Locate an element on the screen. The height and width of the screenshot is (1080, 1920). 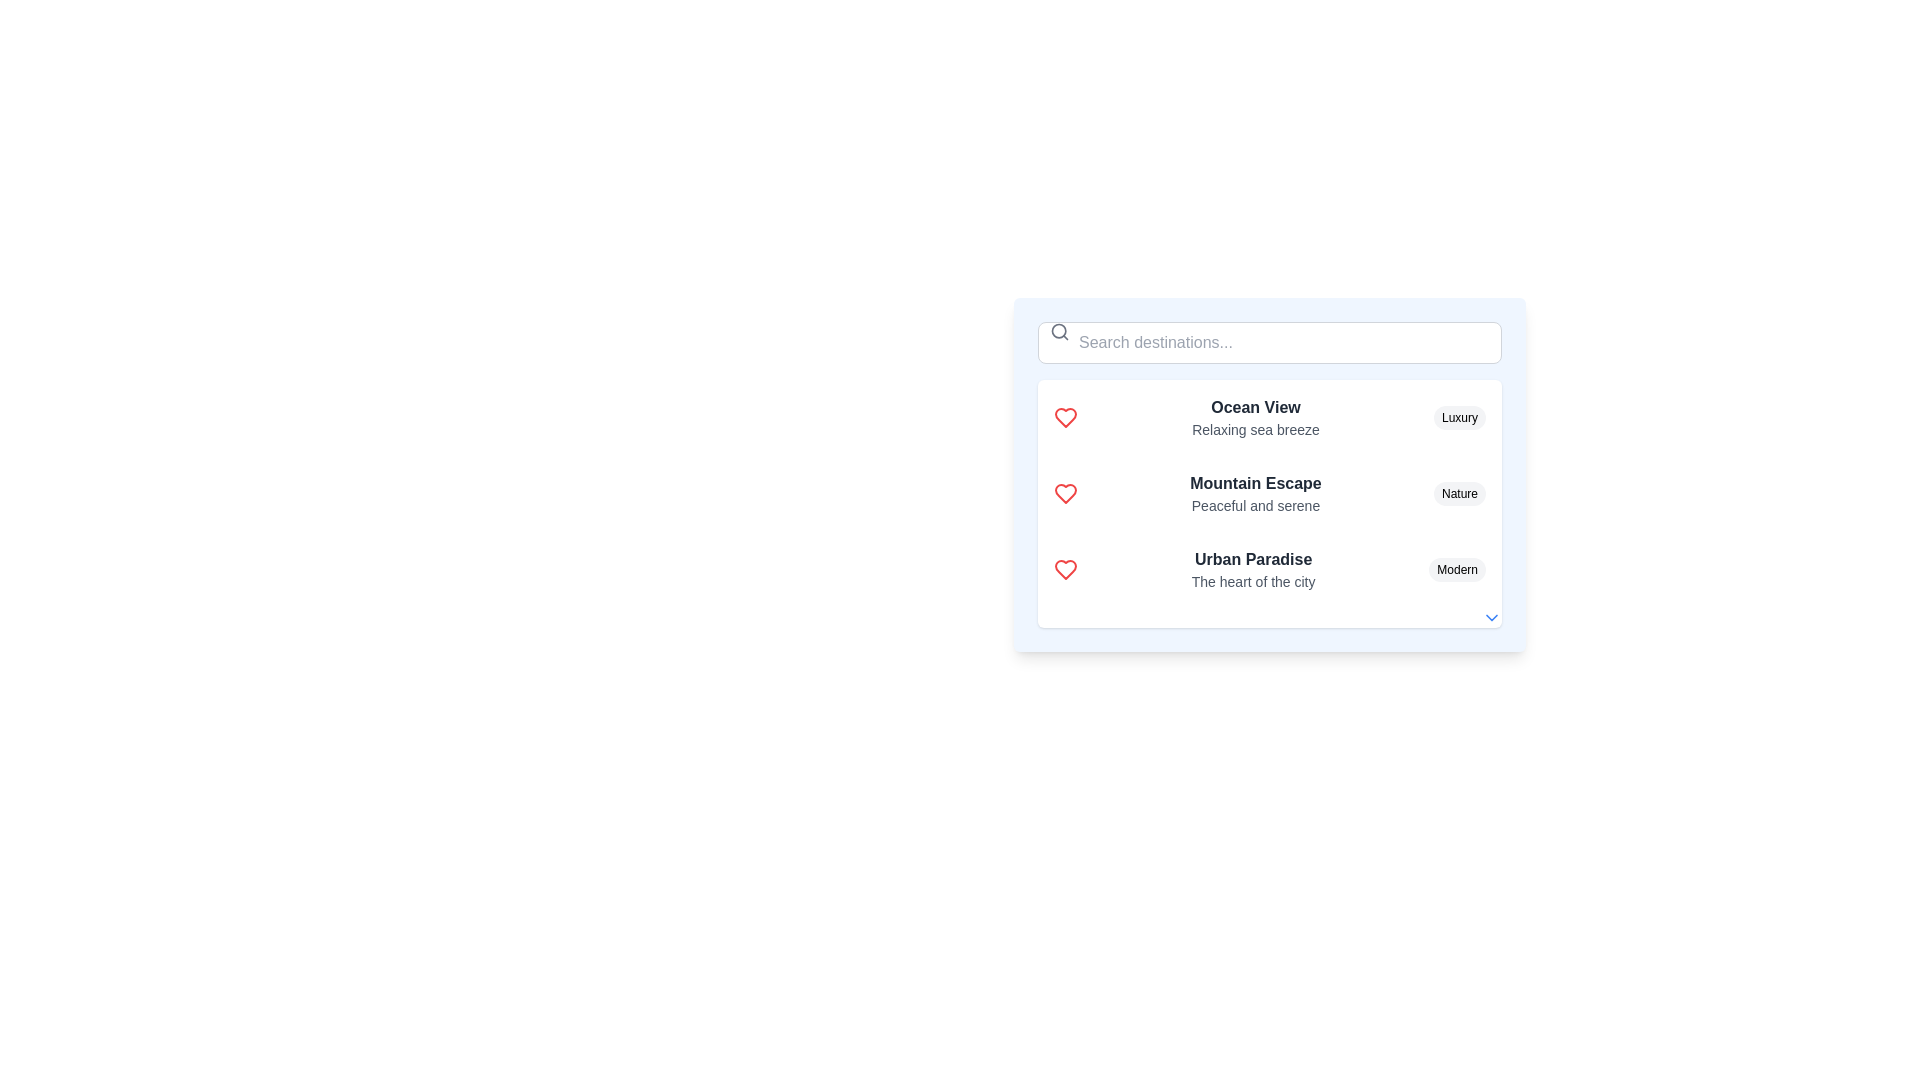
the heart-shaped icon outlined in red is located at coordinates (1064, 416).